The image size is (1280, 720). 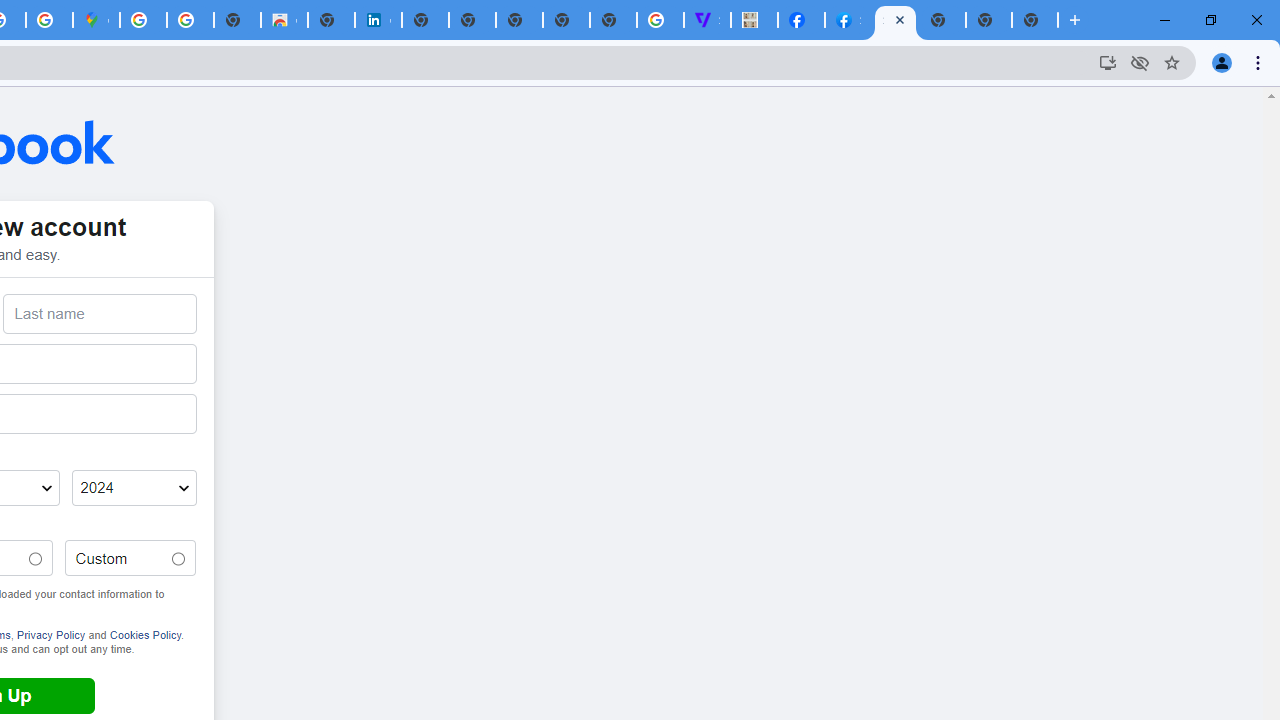 What do you see at coordinates (1074, 20) in the screenshot?
I see `'New Tab'` at bounding box center [1074, 20].